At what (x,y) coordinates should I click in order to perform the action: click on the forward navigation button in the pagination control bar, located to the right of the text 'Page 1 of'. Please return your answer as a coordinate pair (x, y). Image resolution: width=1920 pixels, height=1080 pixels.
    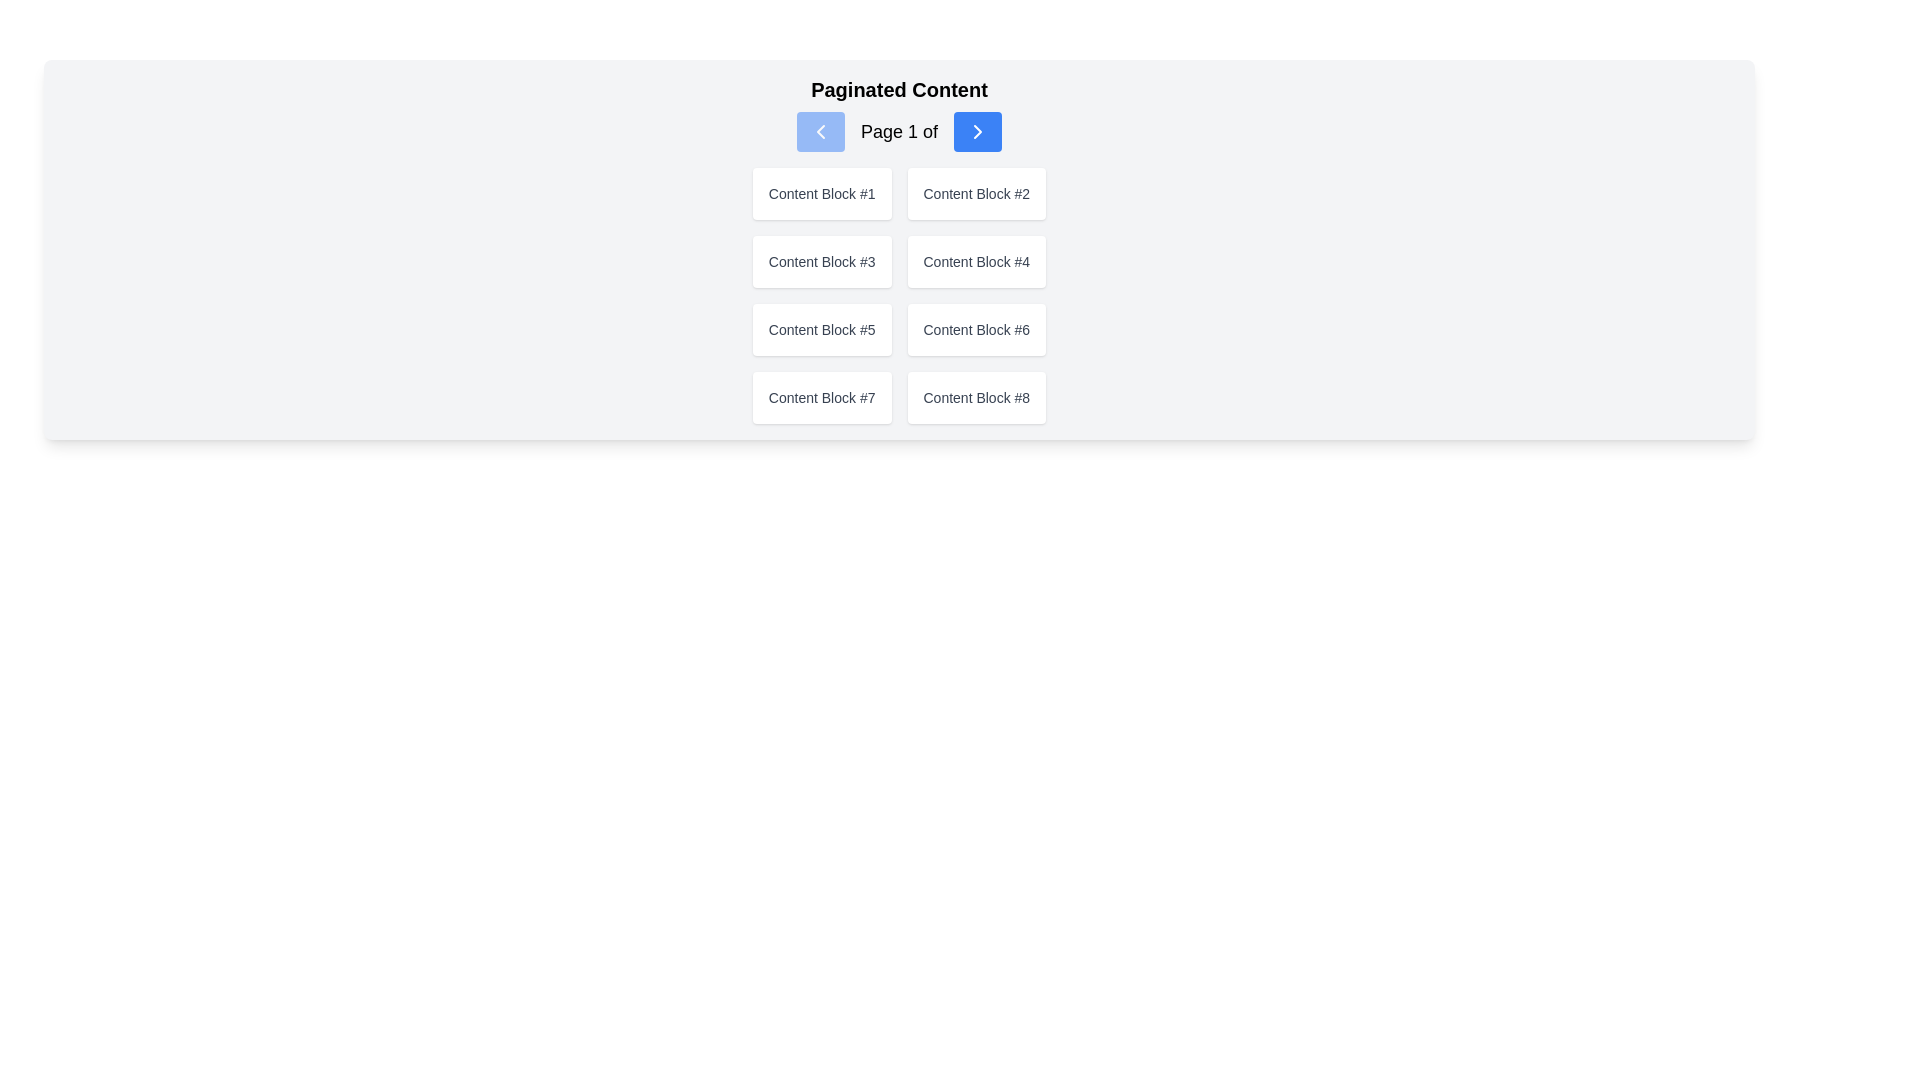
    Looking at the image, I should click on (978, 131).